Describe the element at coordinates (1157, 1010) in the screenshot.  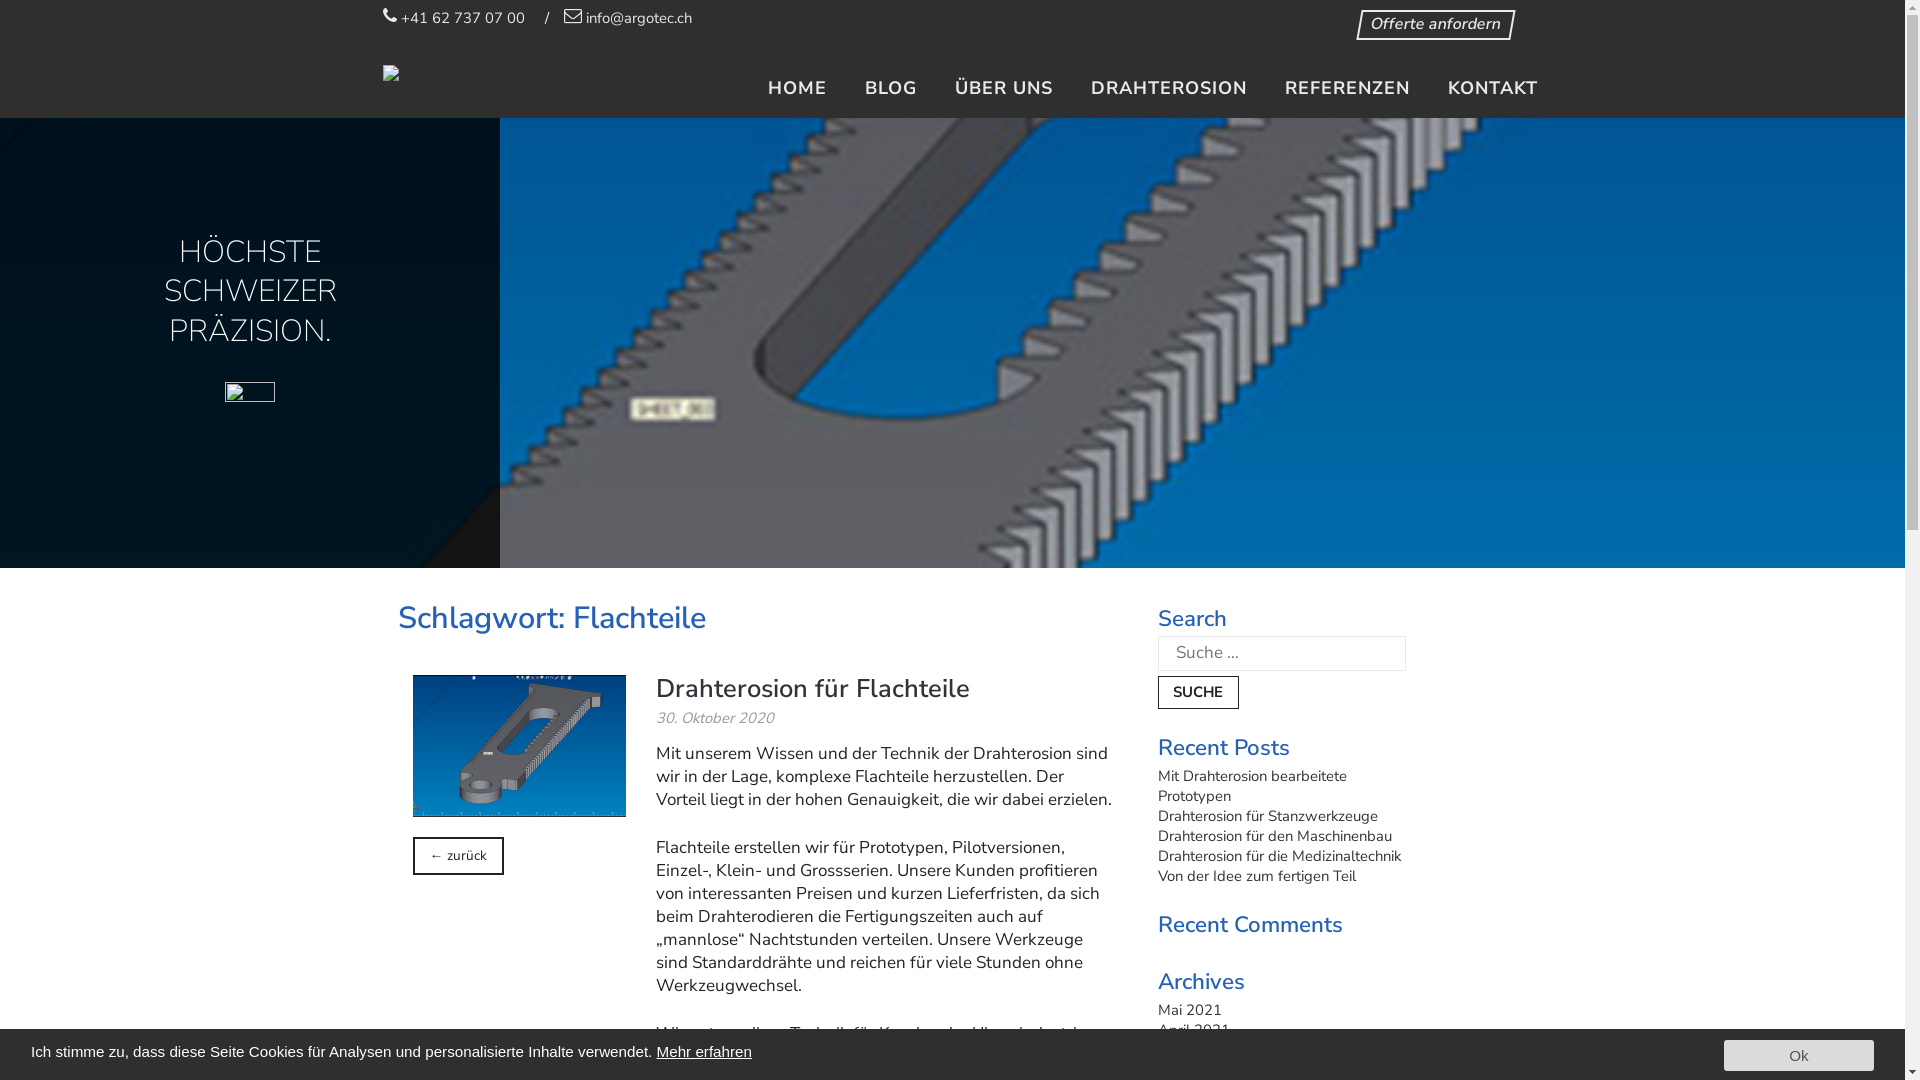
I see `'Mai 2021'` at that location.